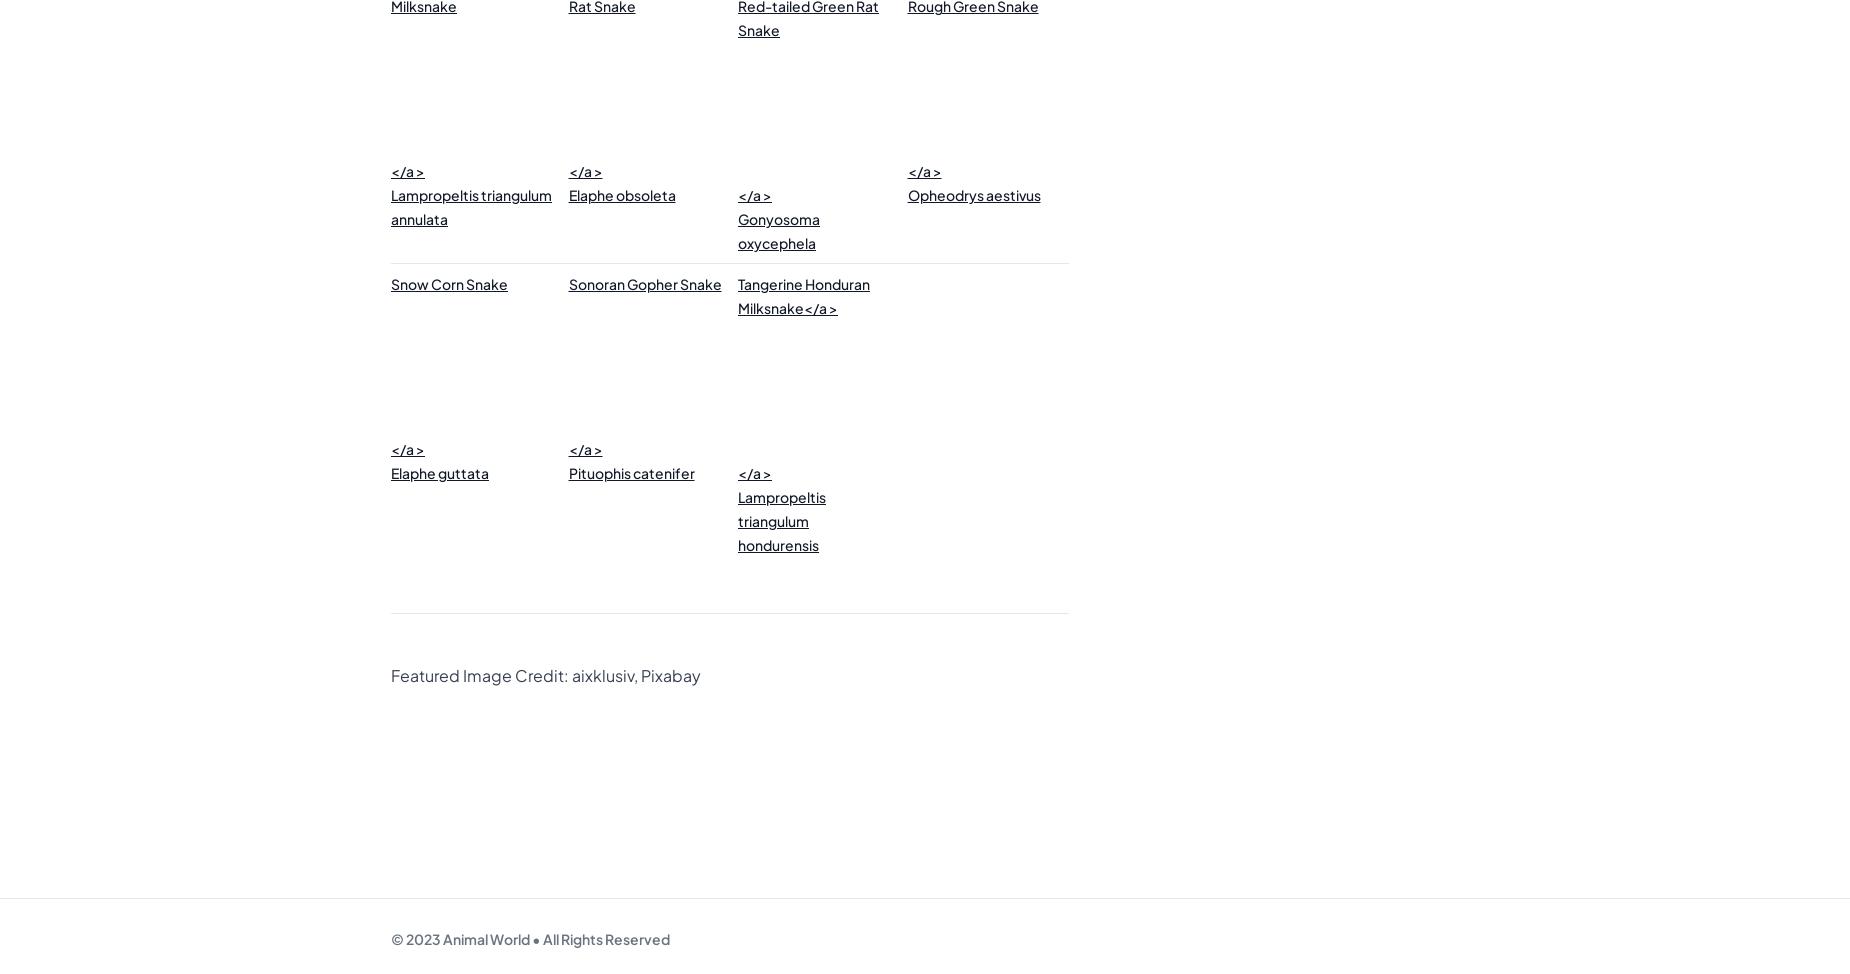 This screenshot has width=1850, height=974. What do you see at coordinates (779, 231) in the screenshot?
I see `'Gonyosoma oxycephela'` at bounding box center [779, 231].